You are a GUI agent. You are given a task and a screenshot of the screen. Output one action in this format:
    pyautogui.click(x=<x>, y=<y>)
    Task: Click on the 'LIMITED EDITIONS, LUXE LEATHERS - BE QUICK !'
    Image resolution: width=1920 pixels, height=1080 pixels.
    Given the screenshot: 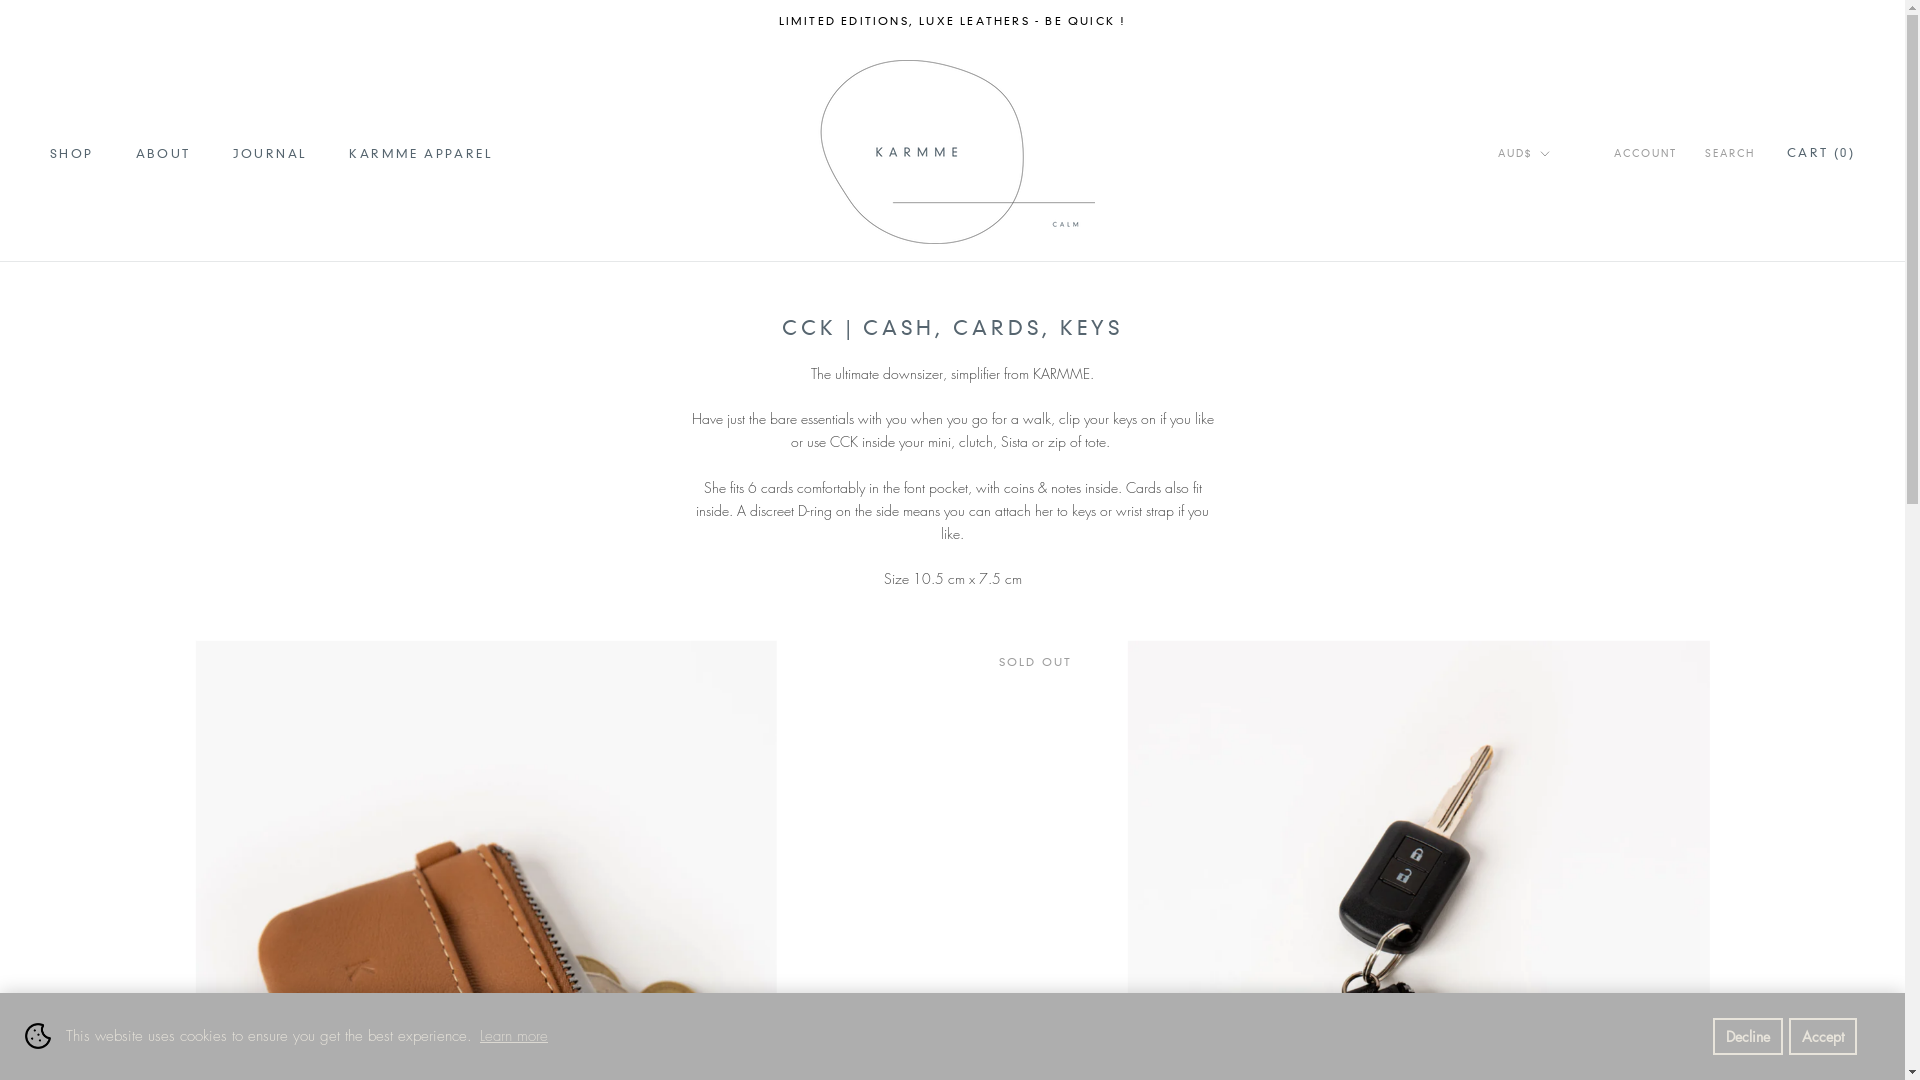 What is the action you would take?
    pyautogui.click(x=952, y=20)
    